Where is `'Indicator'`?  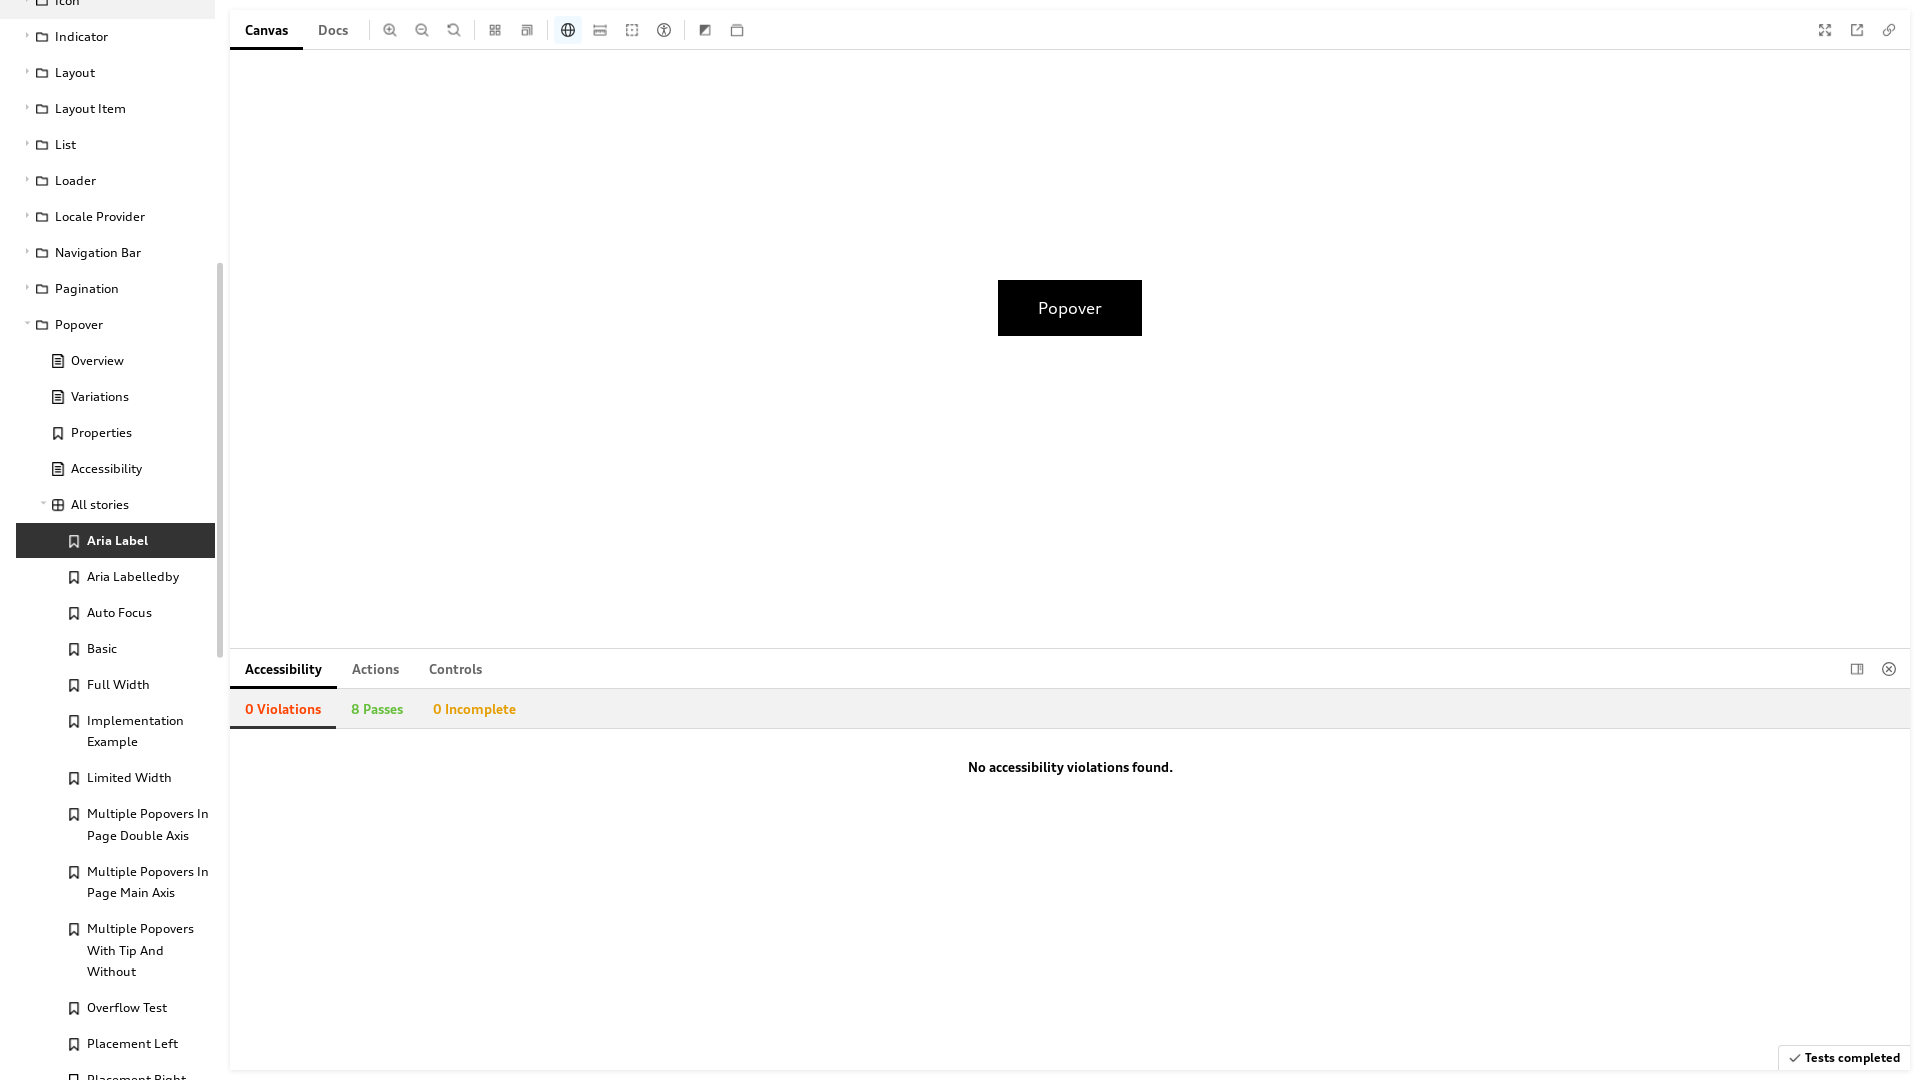 'Indicator' is located at coordinates (106, 37).